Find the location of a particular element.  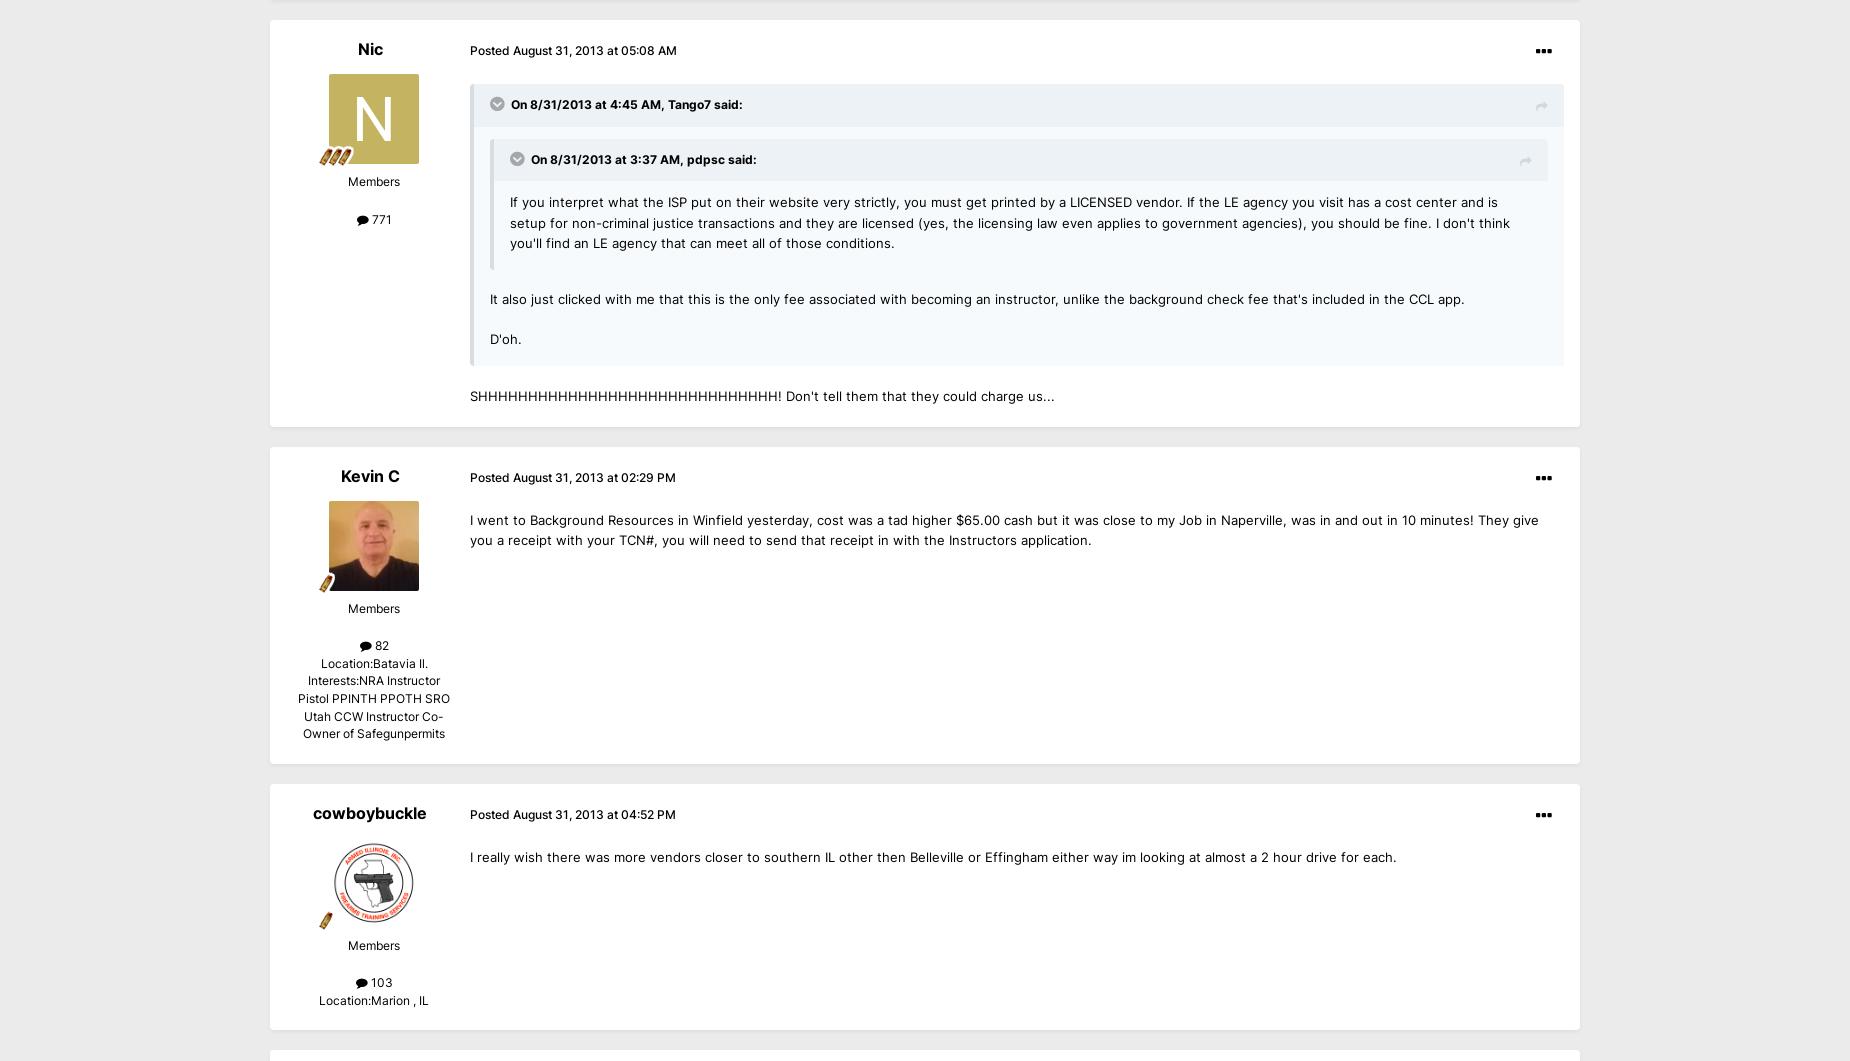

'Kevin C' is located at coordinates (339, 475).